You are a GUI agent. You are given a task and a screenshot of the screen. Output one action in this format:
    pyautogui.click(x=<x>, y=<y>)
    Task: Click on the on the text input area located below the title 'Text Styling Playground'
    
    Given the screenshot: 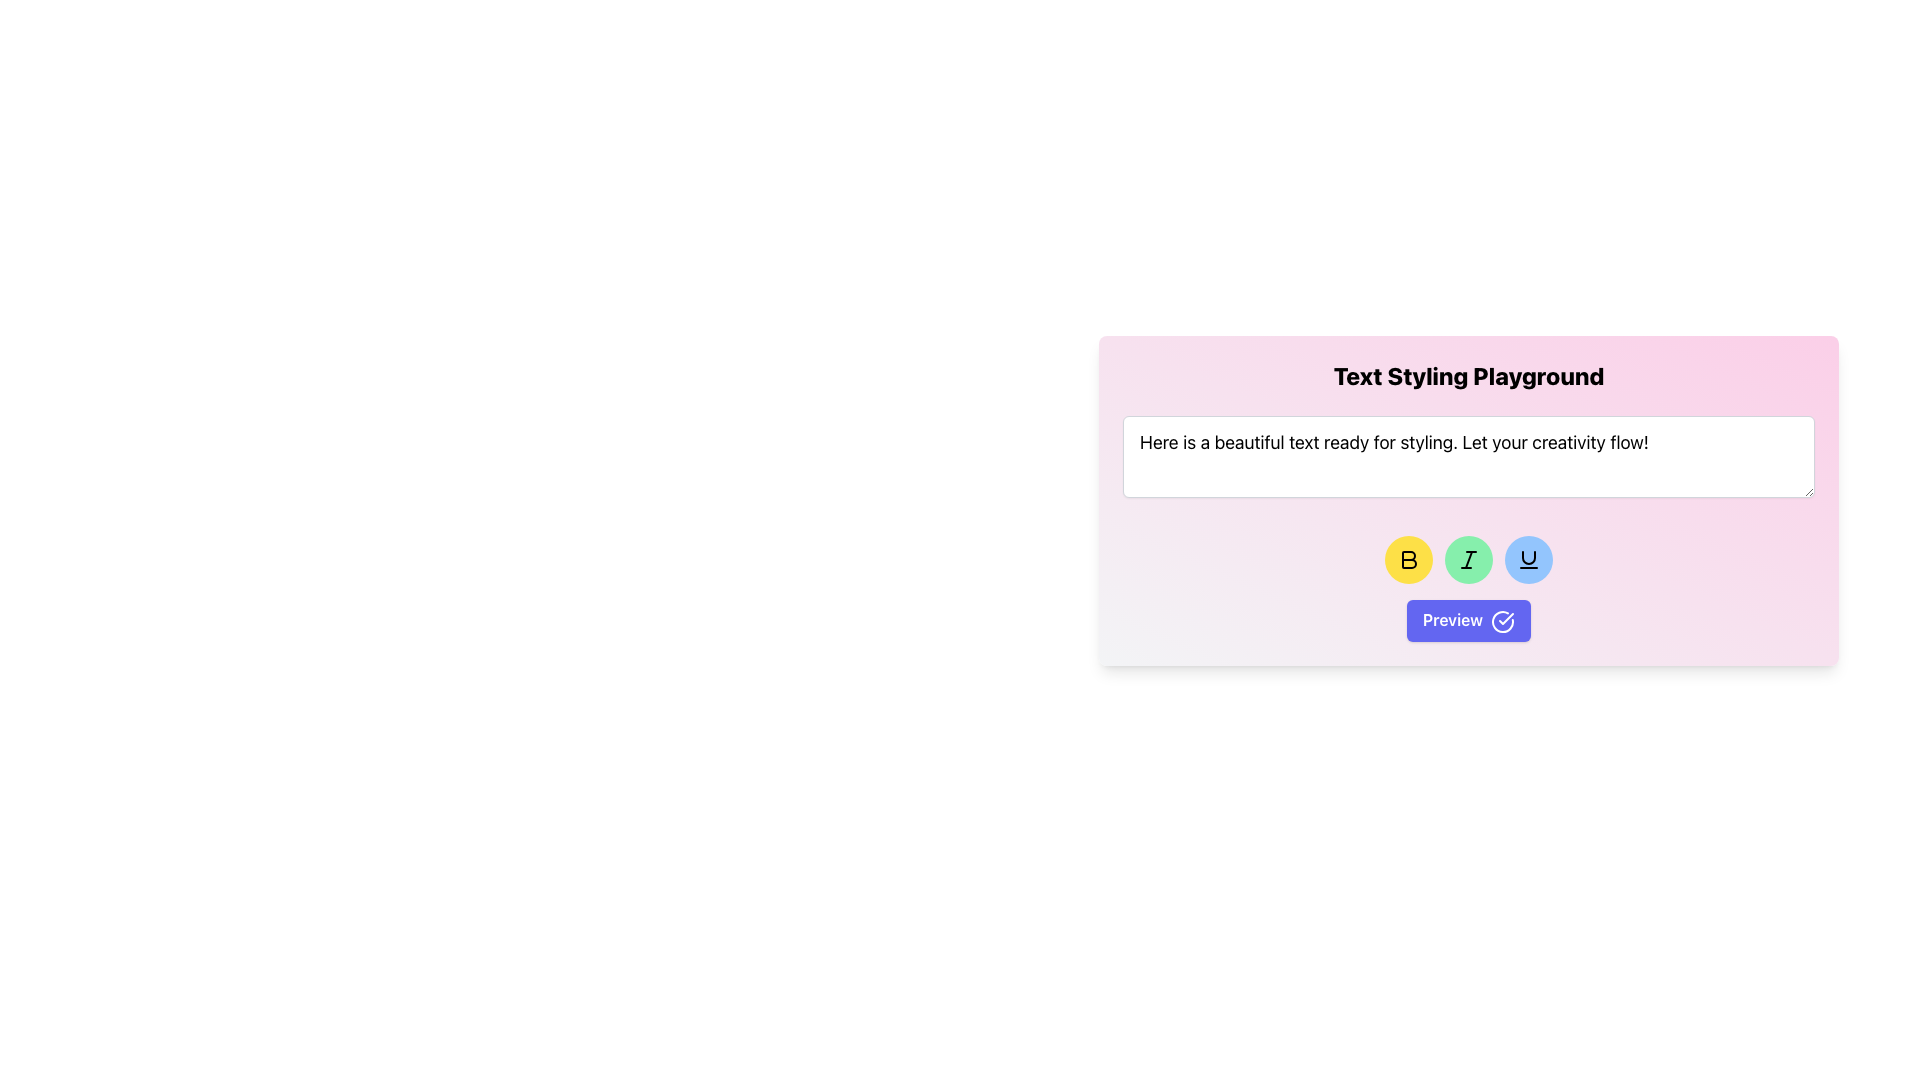 What is the action you would take?
    pyautogui.click(x=1468, y=566)
    